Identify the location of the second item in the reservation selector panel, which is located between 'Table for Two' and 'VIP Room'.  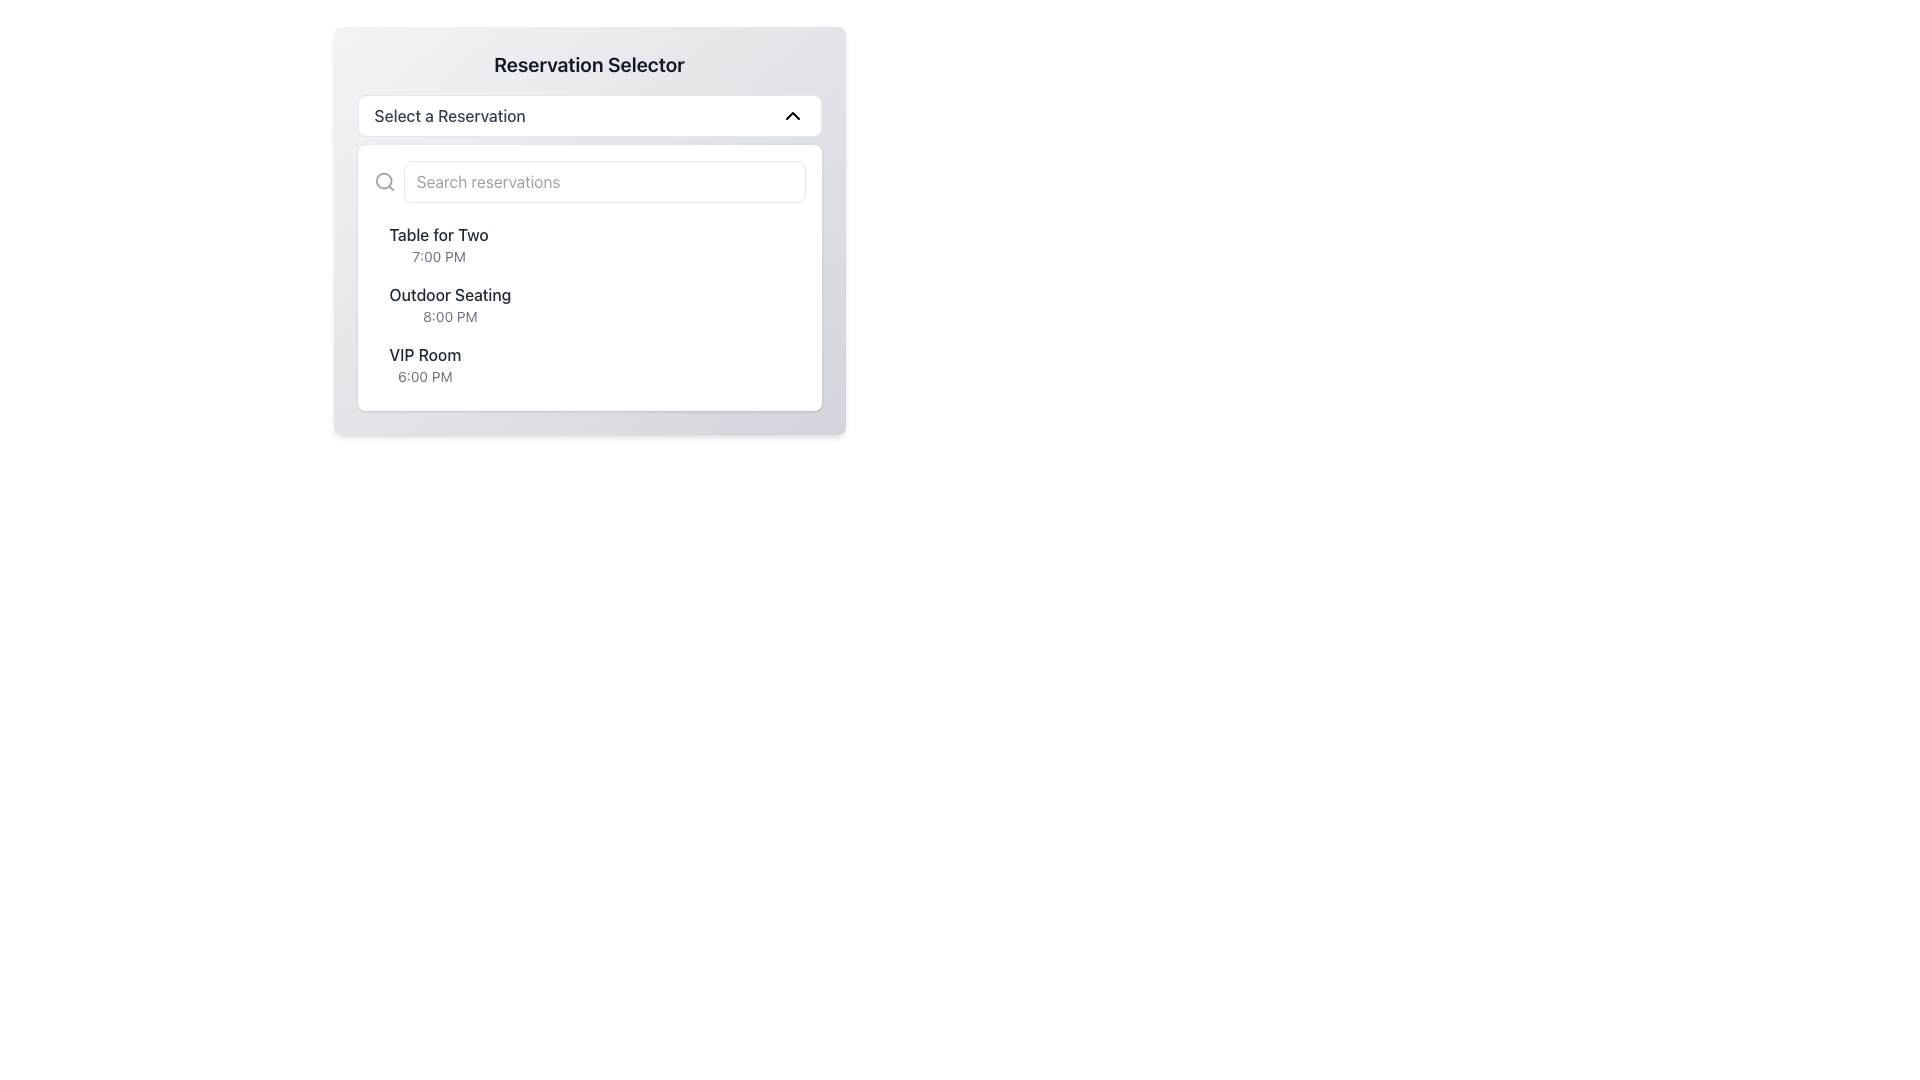
(588, 304).